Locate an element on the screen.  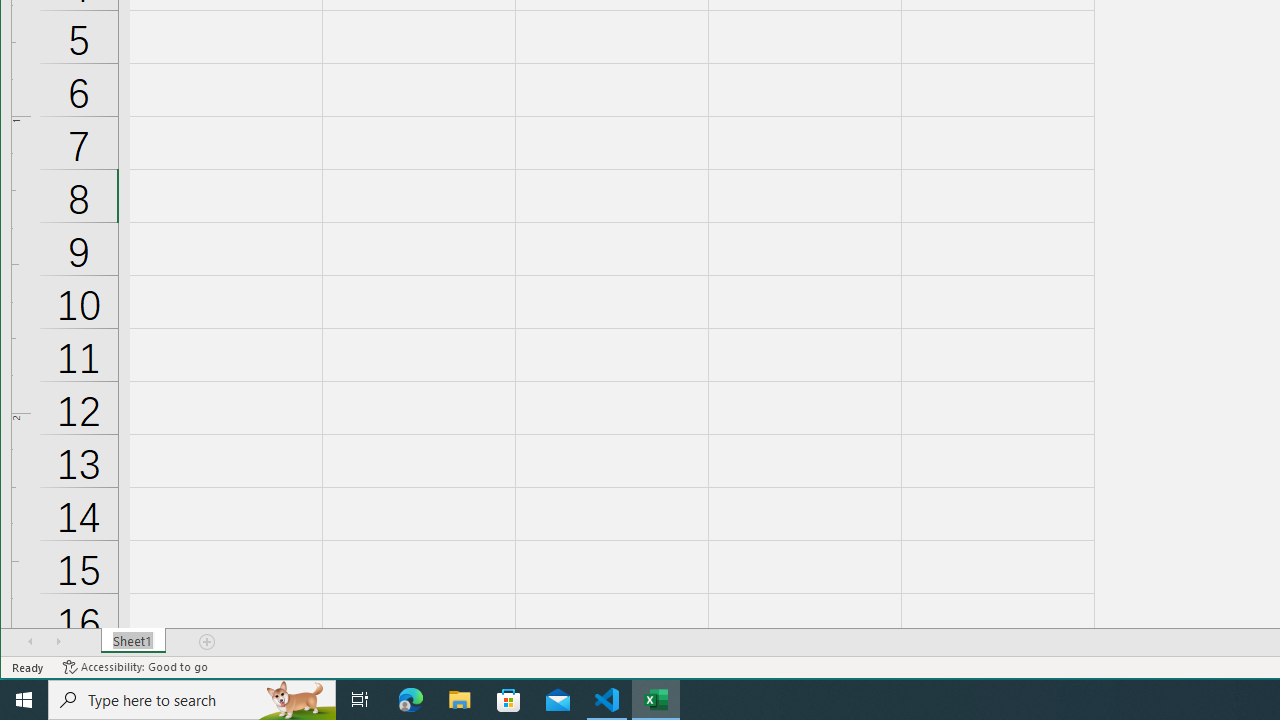
'Microsoft Store' is located at coordinates (509, 698).